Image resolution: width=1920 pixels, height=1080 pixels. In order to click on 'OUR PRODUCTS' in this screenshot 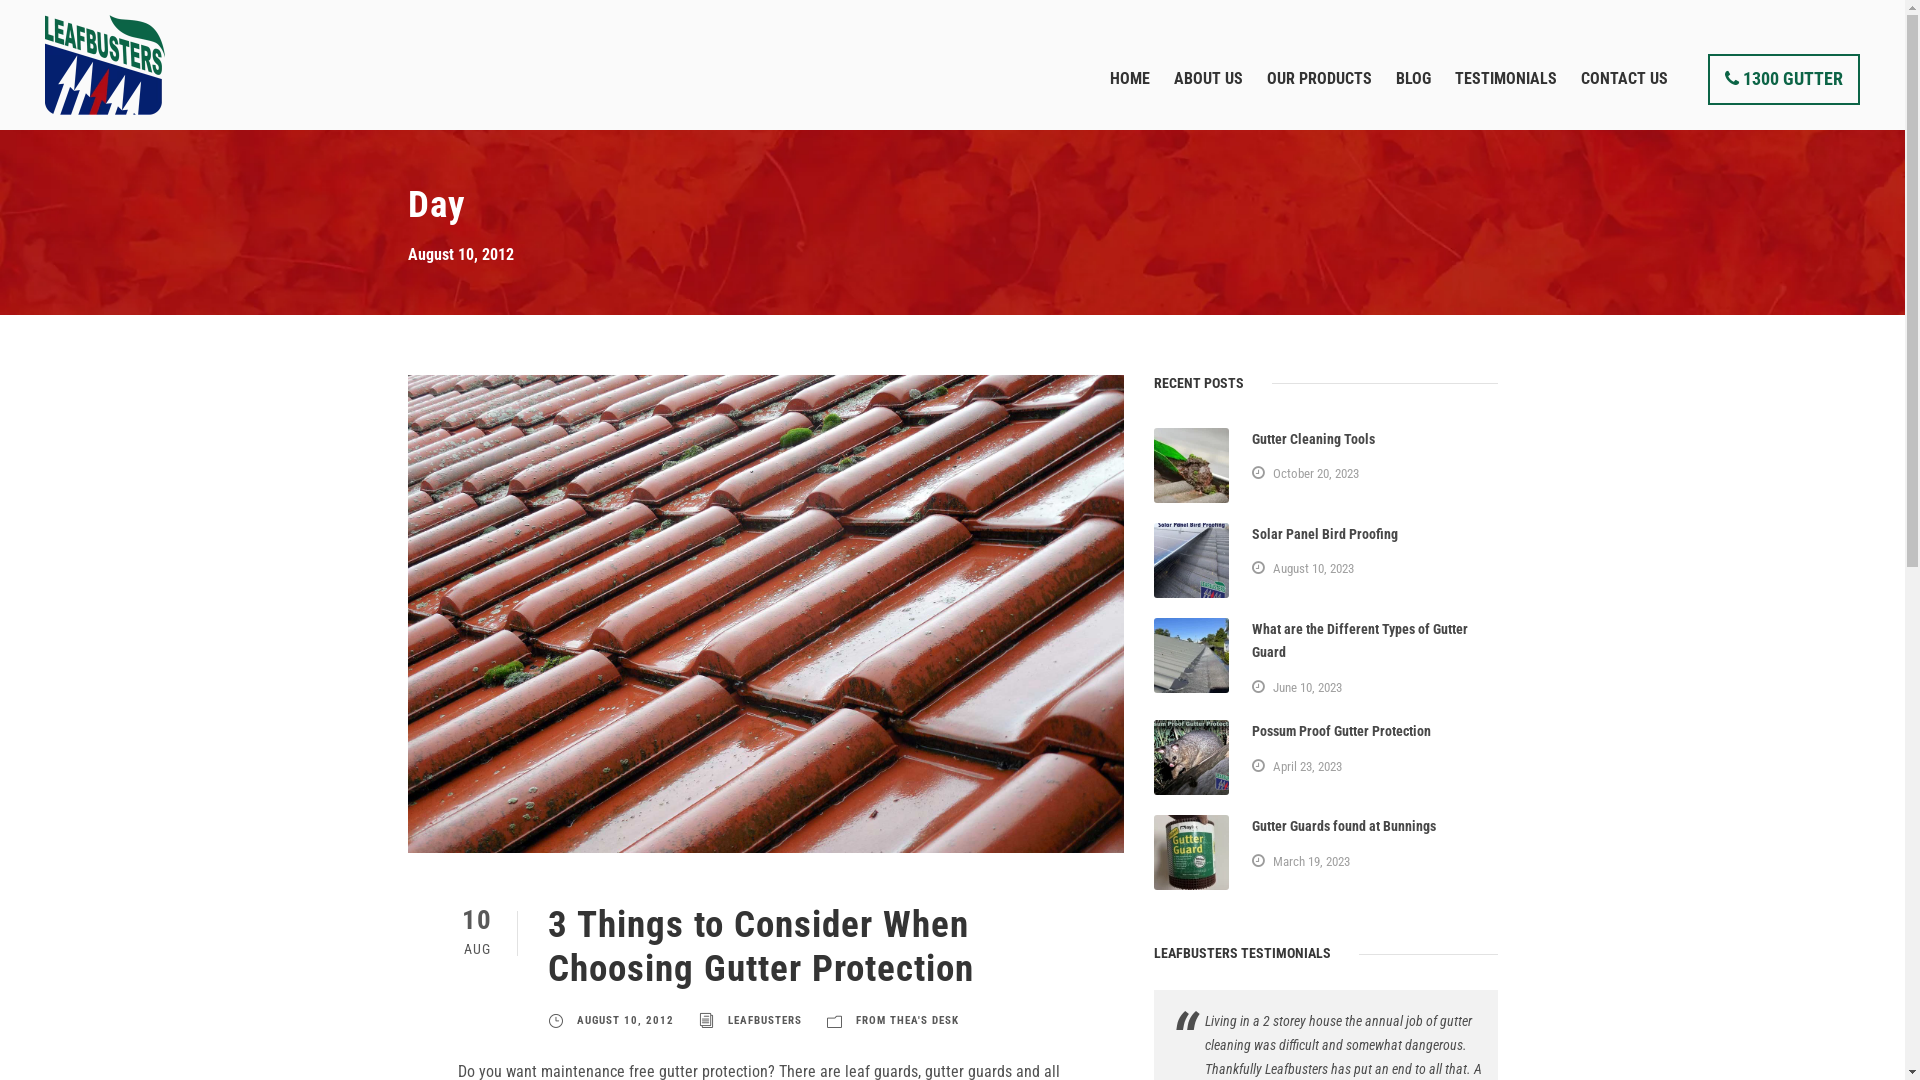, I will do `click(1319, 97)`.